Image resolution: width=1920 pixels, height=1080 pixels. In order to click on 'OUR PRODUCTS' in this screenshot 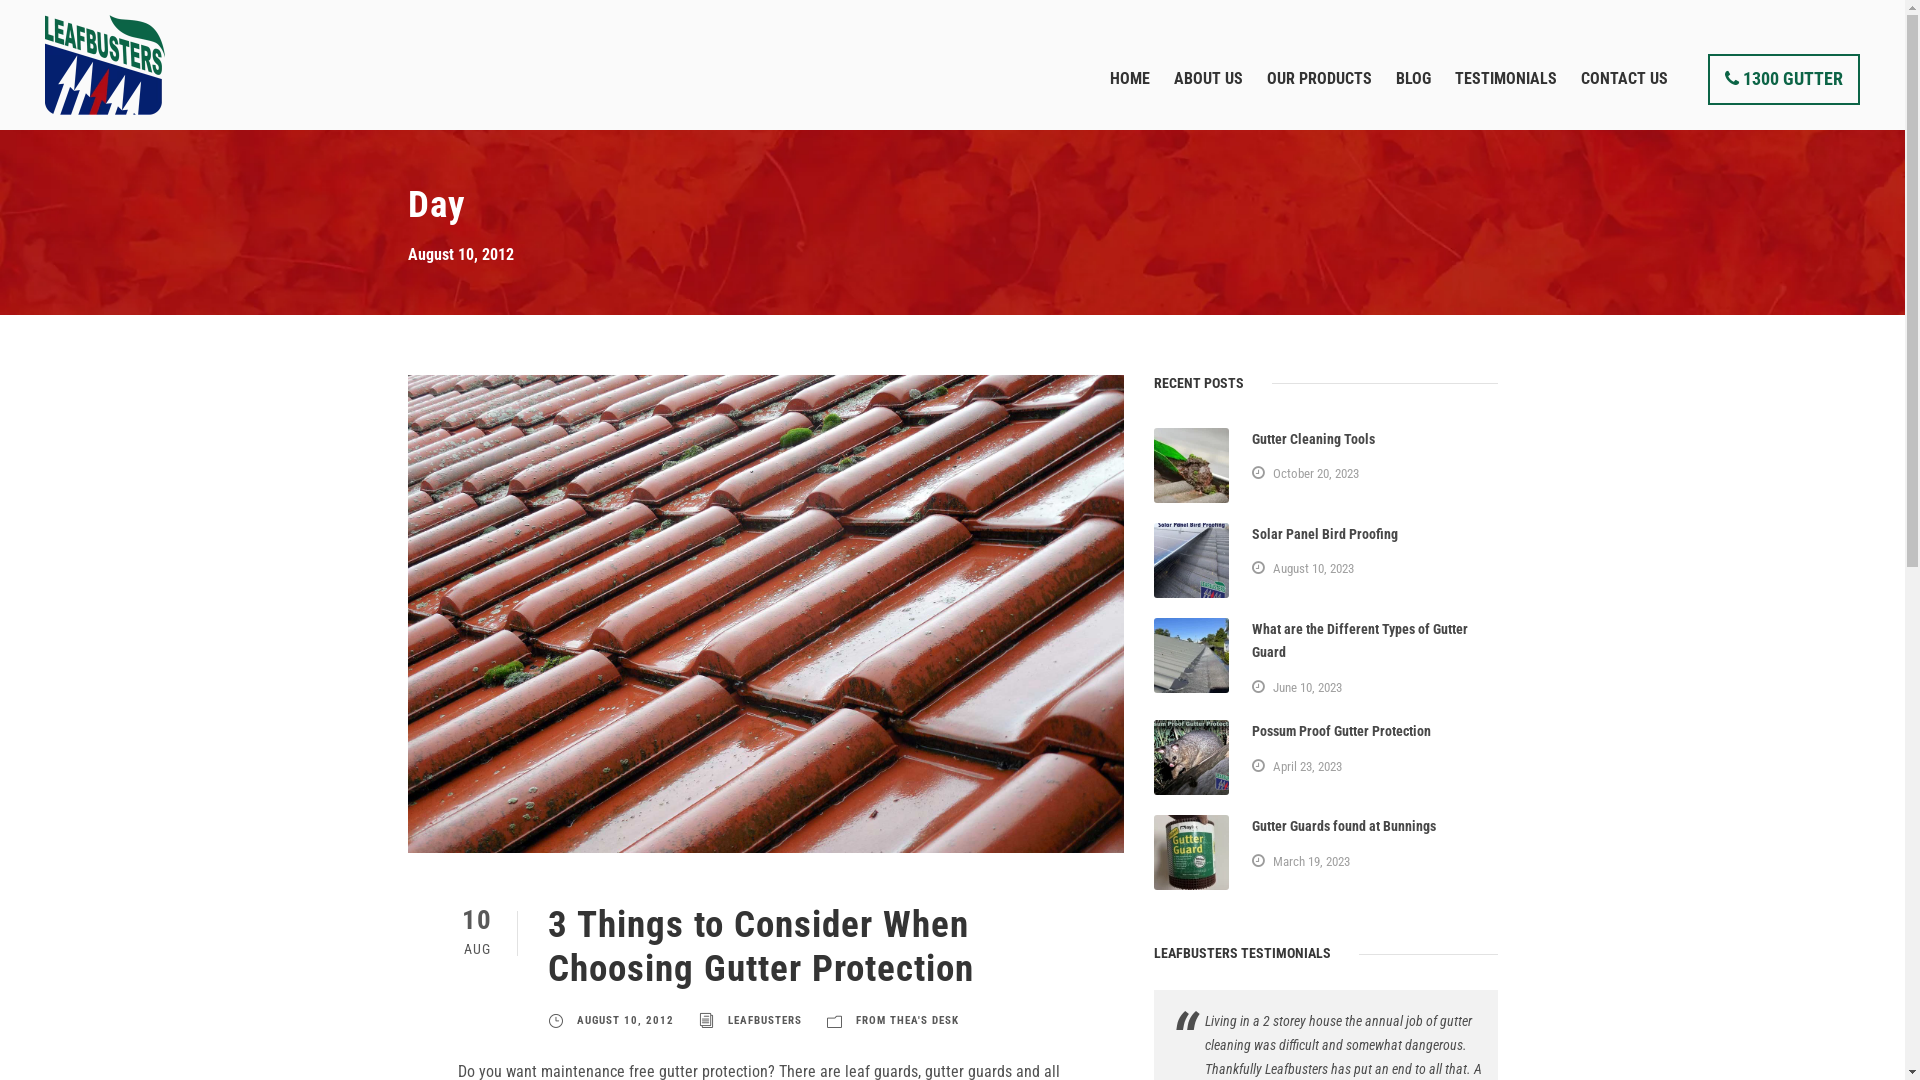, I will do `click(1319, 97)`.